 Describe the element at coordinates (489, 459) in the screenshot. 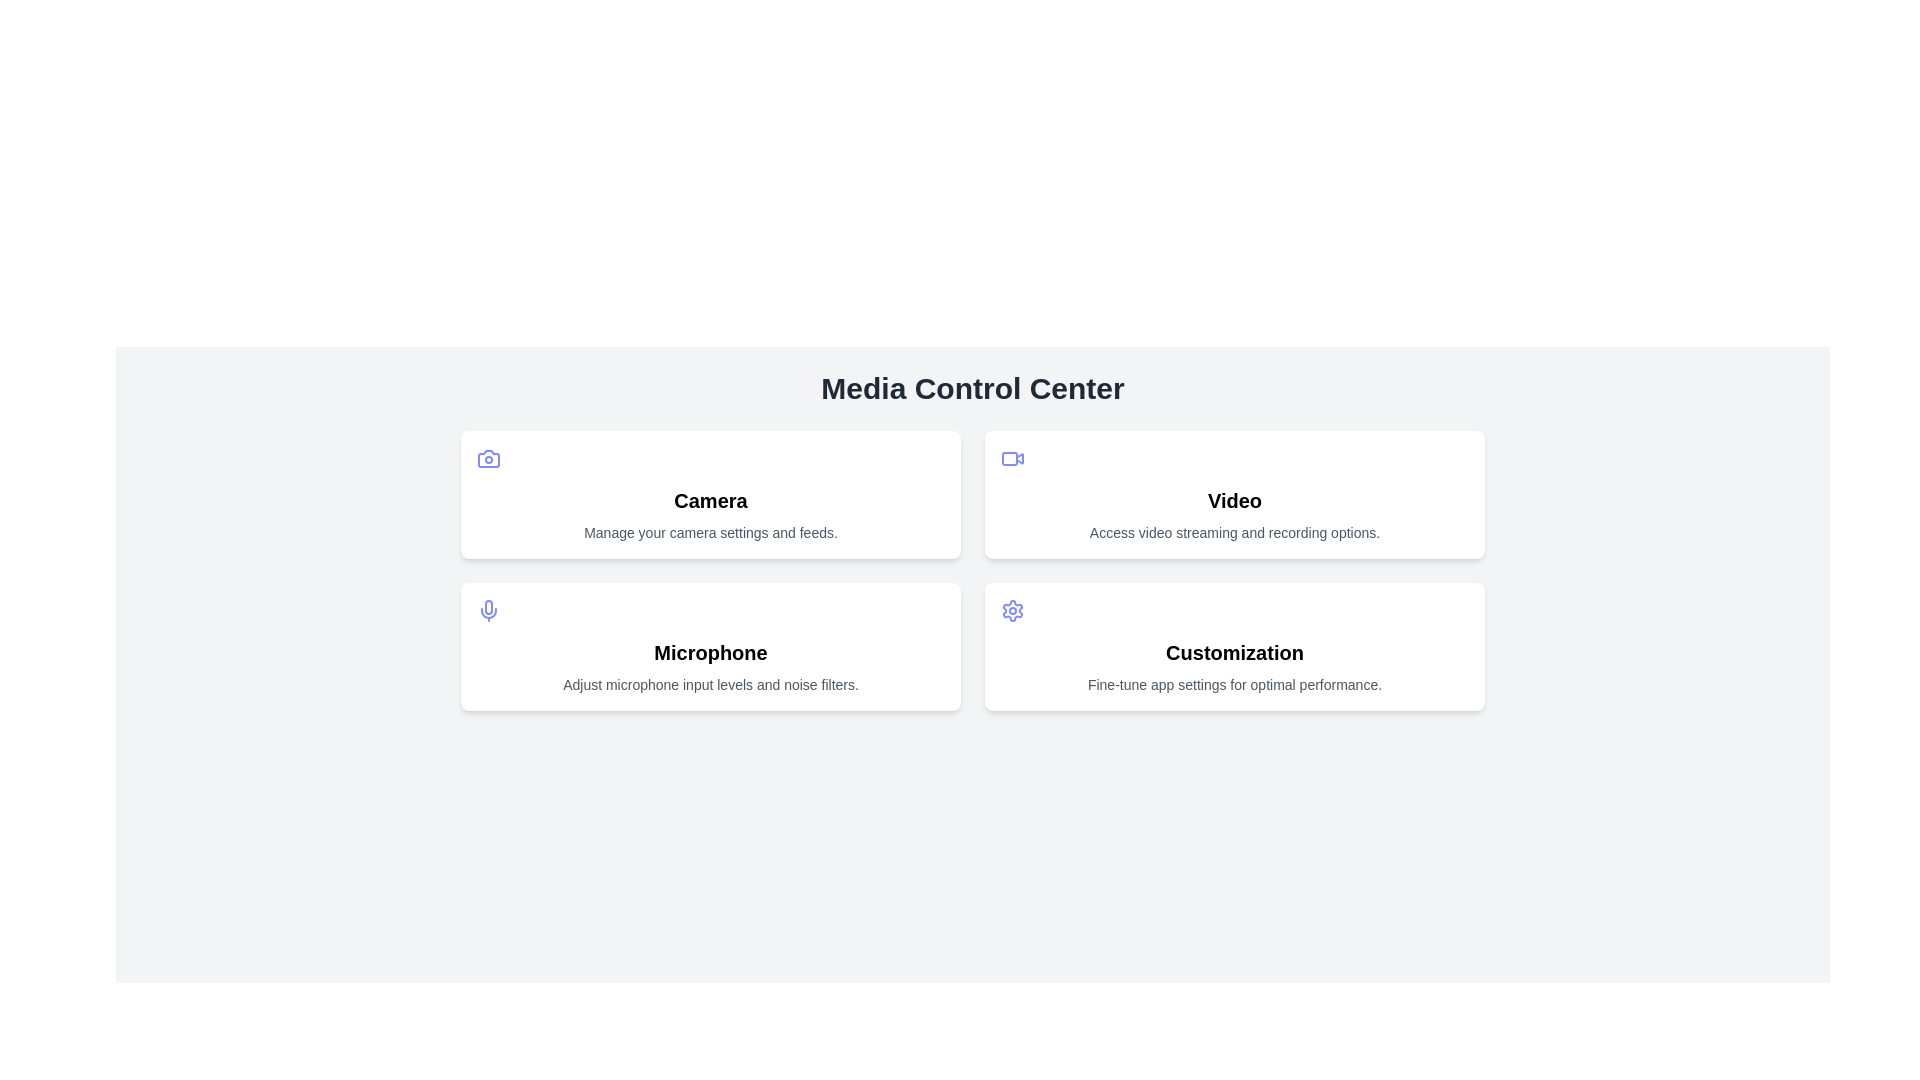

I see `the stylized camera icon located within the top left card of the 'Camera' interface` at that location.